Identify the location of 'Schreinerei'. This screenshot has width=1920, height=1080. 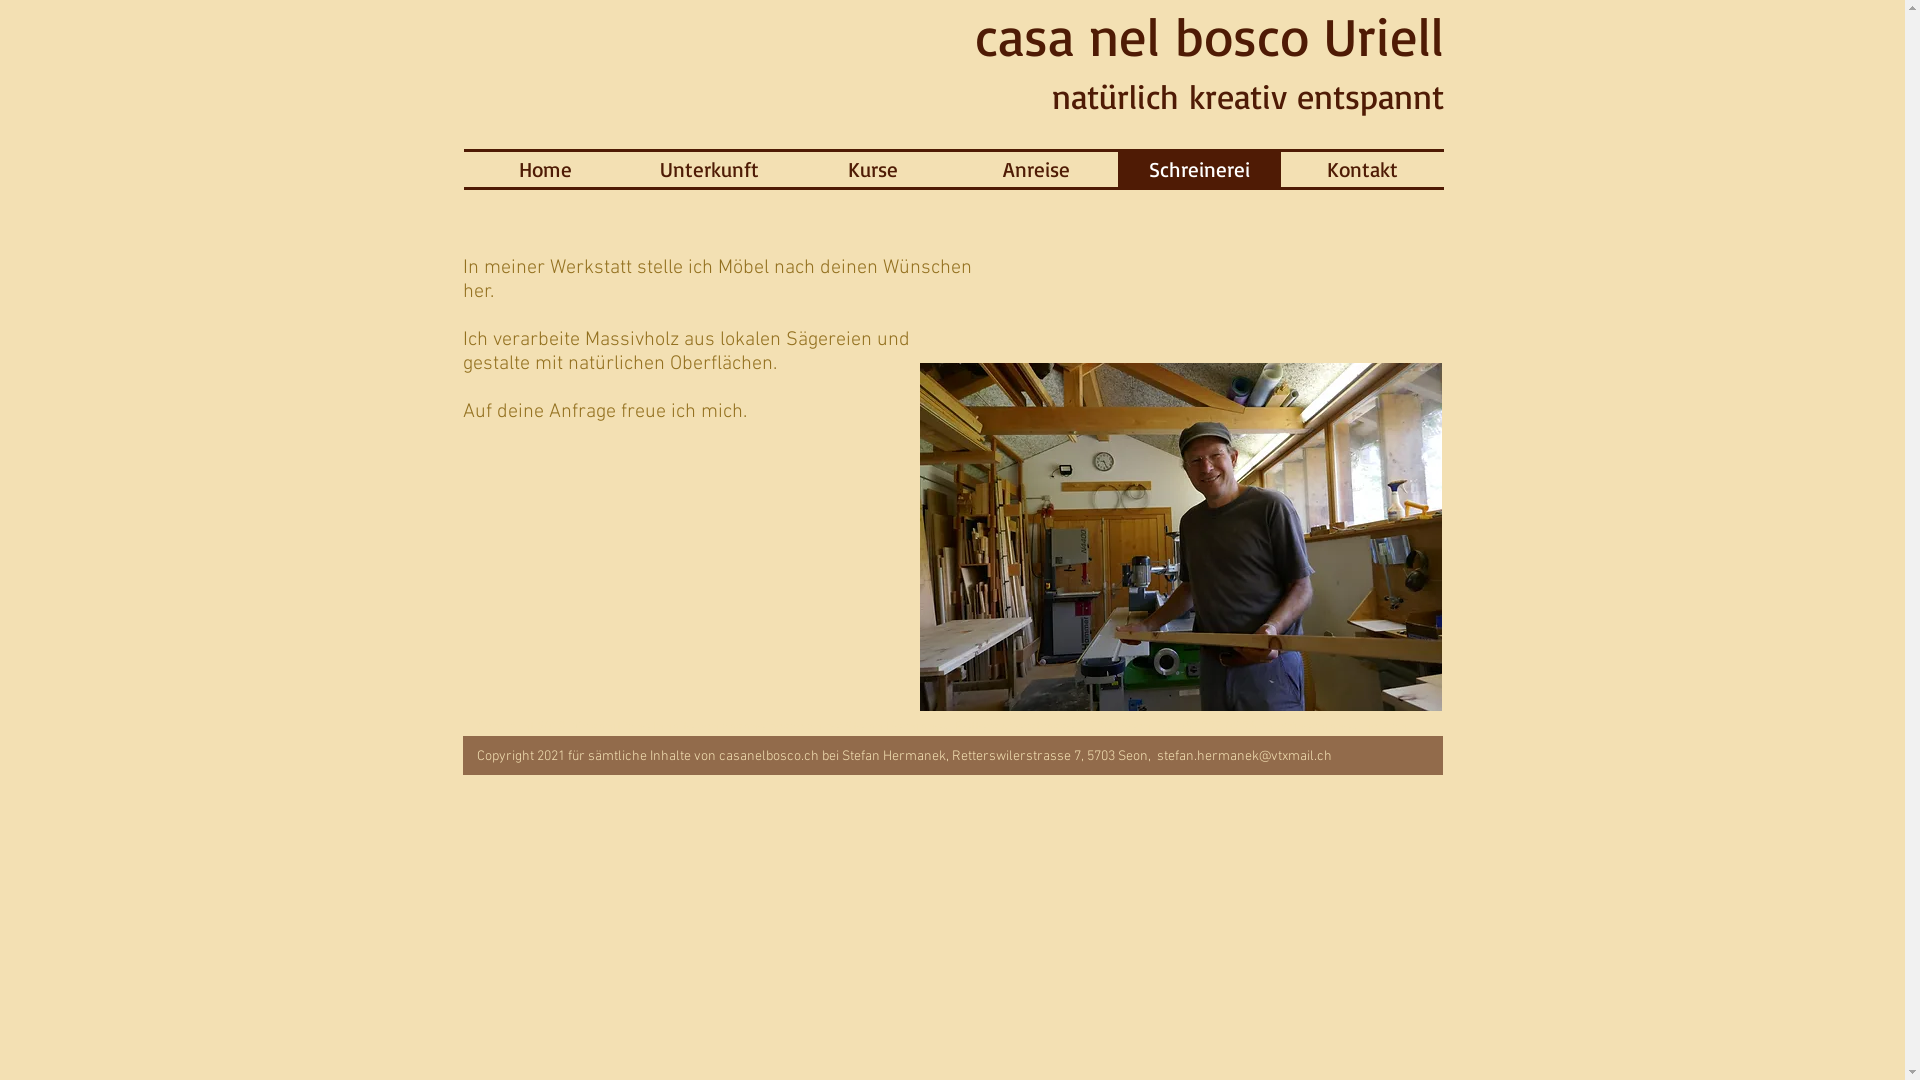
(1199, 168).